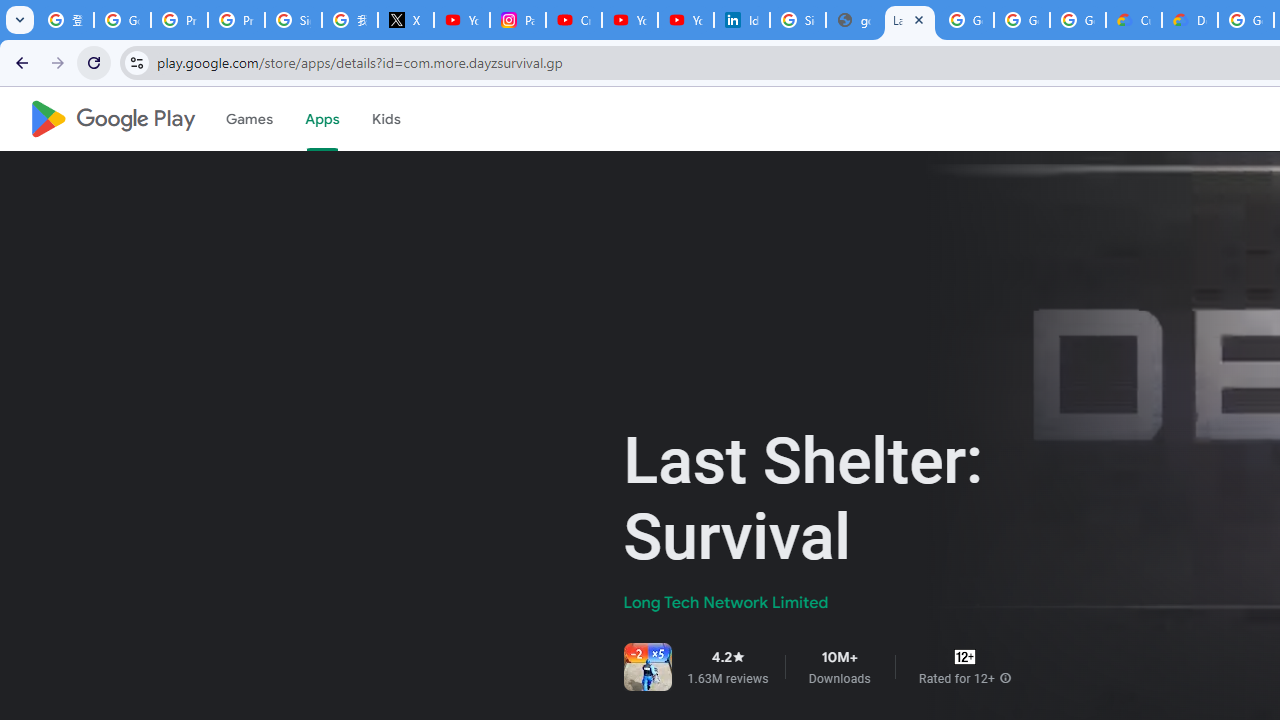 The width and height of the screenshot is (1280, 720). What do you see at coordinates (111, 119) in the screenshot?
I see `'Google Play logo'` at bounding box center [111, 119].